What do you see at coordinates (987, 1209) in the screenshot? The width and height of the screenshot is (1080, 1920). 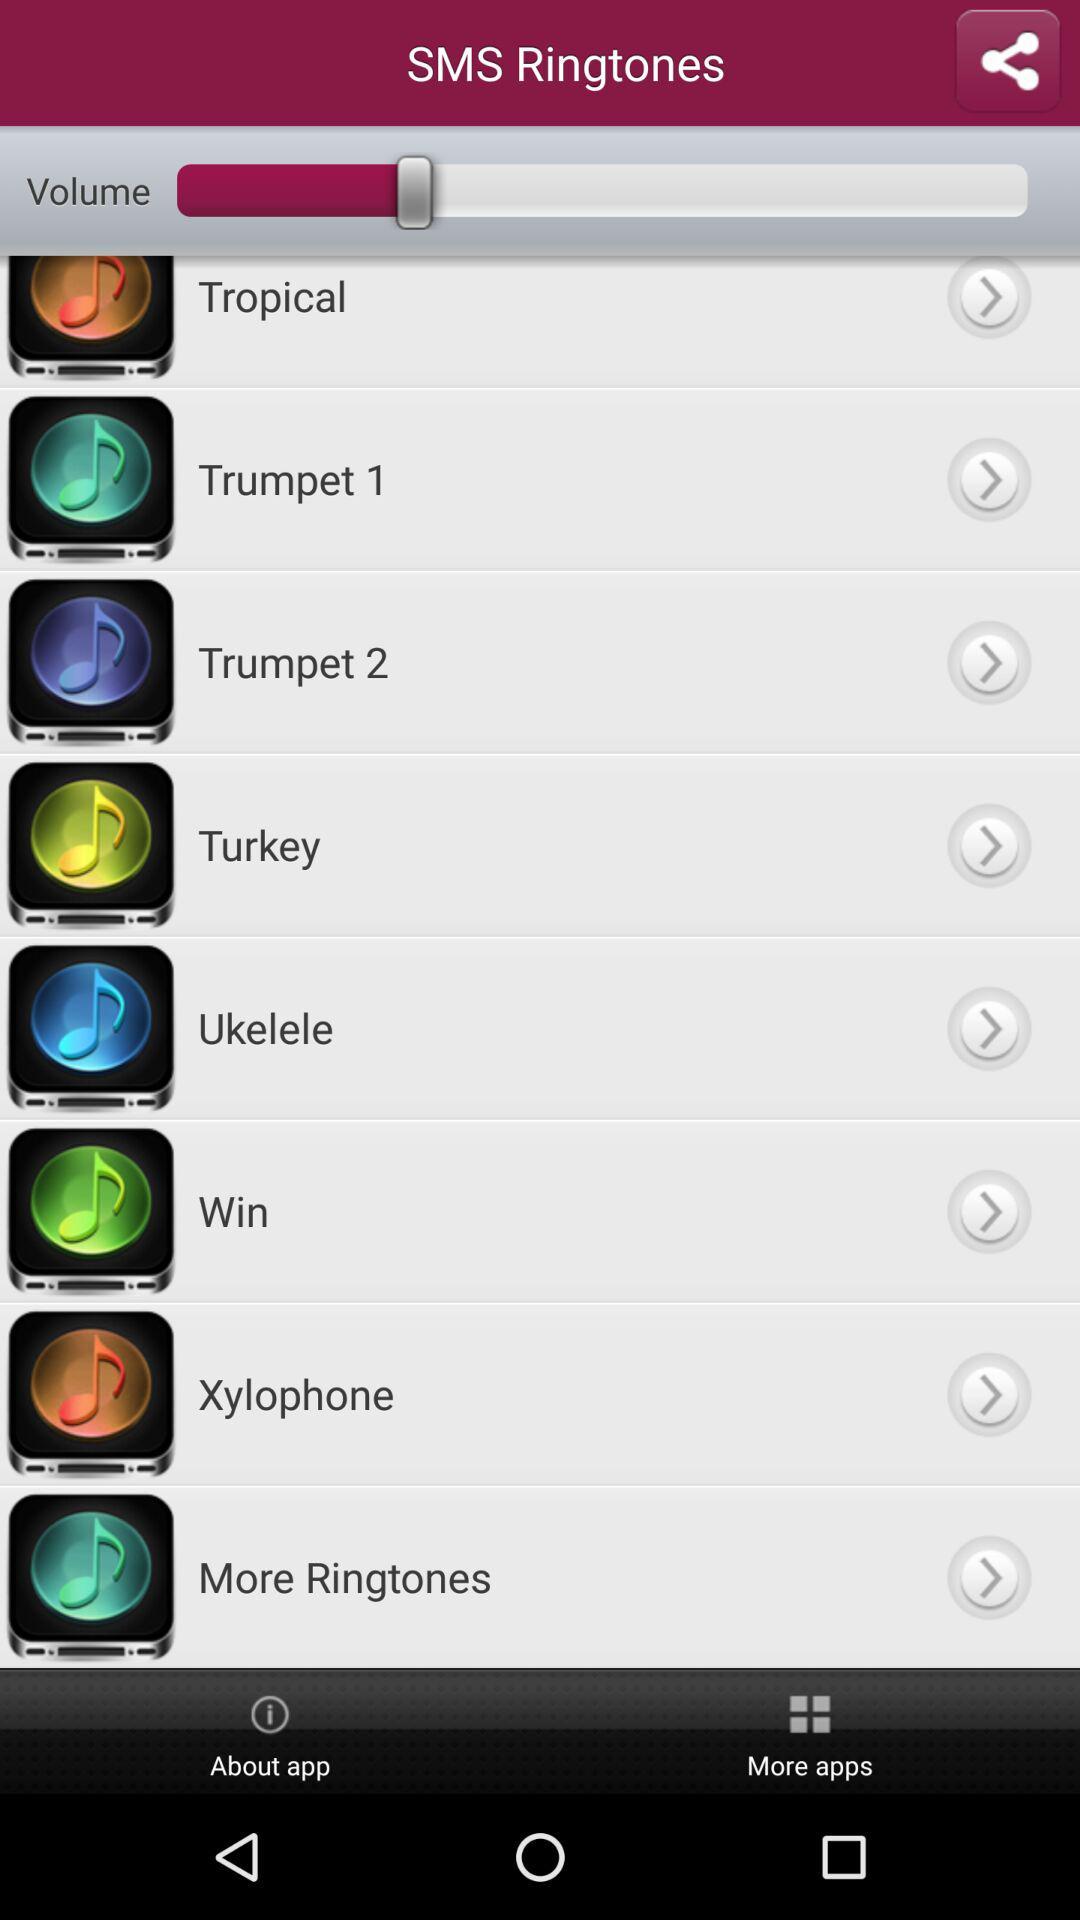 I see `navigate to win` at bounding box center [987, 1209].